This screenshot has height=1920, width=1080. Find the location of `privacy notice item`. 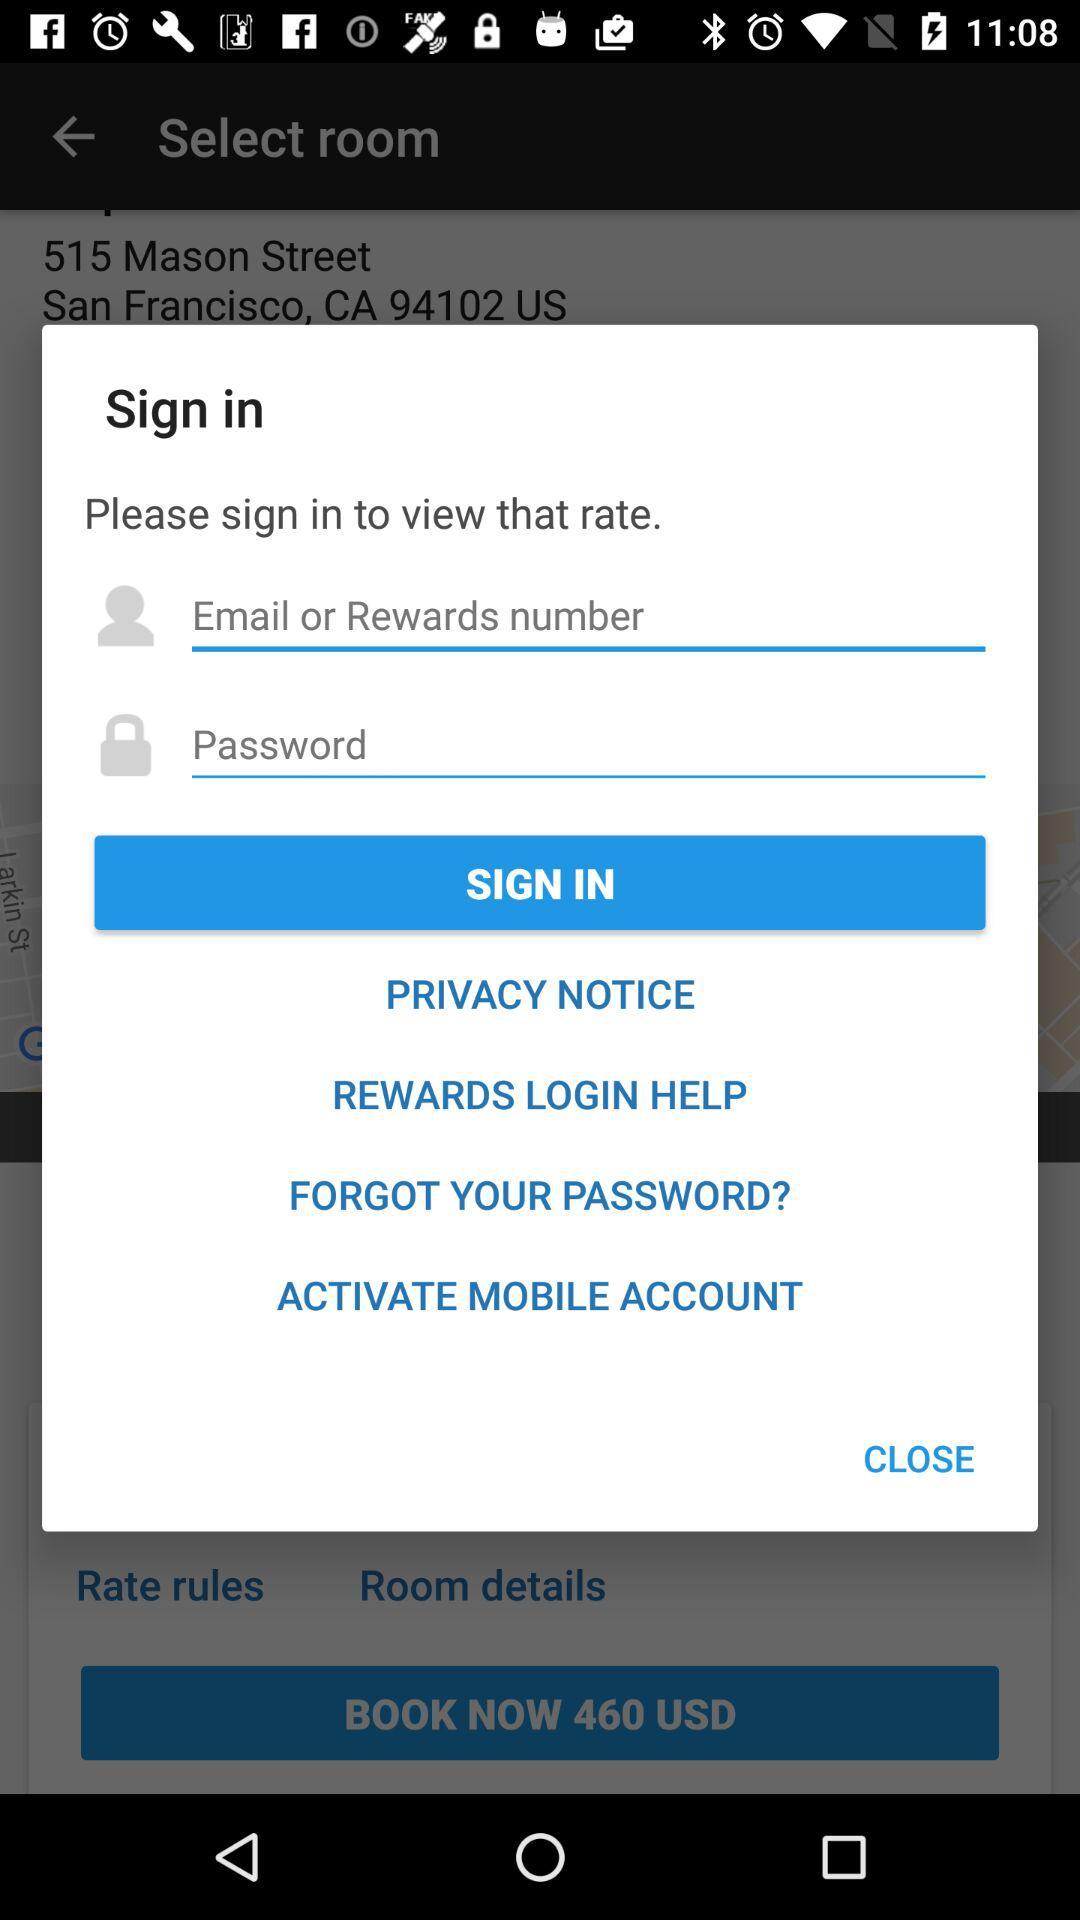

privacy notice item is located at coordinates (540, 993).